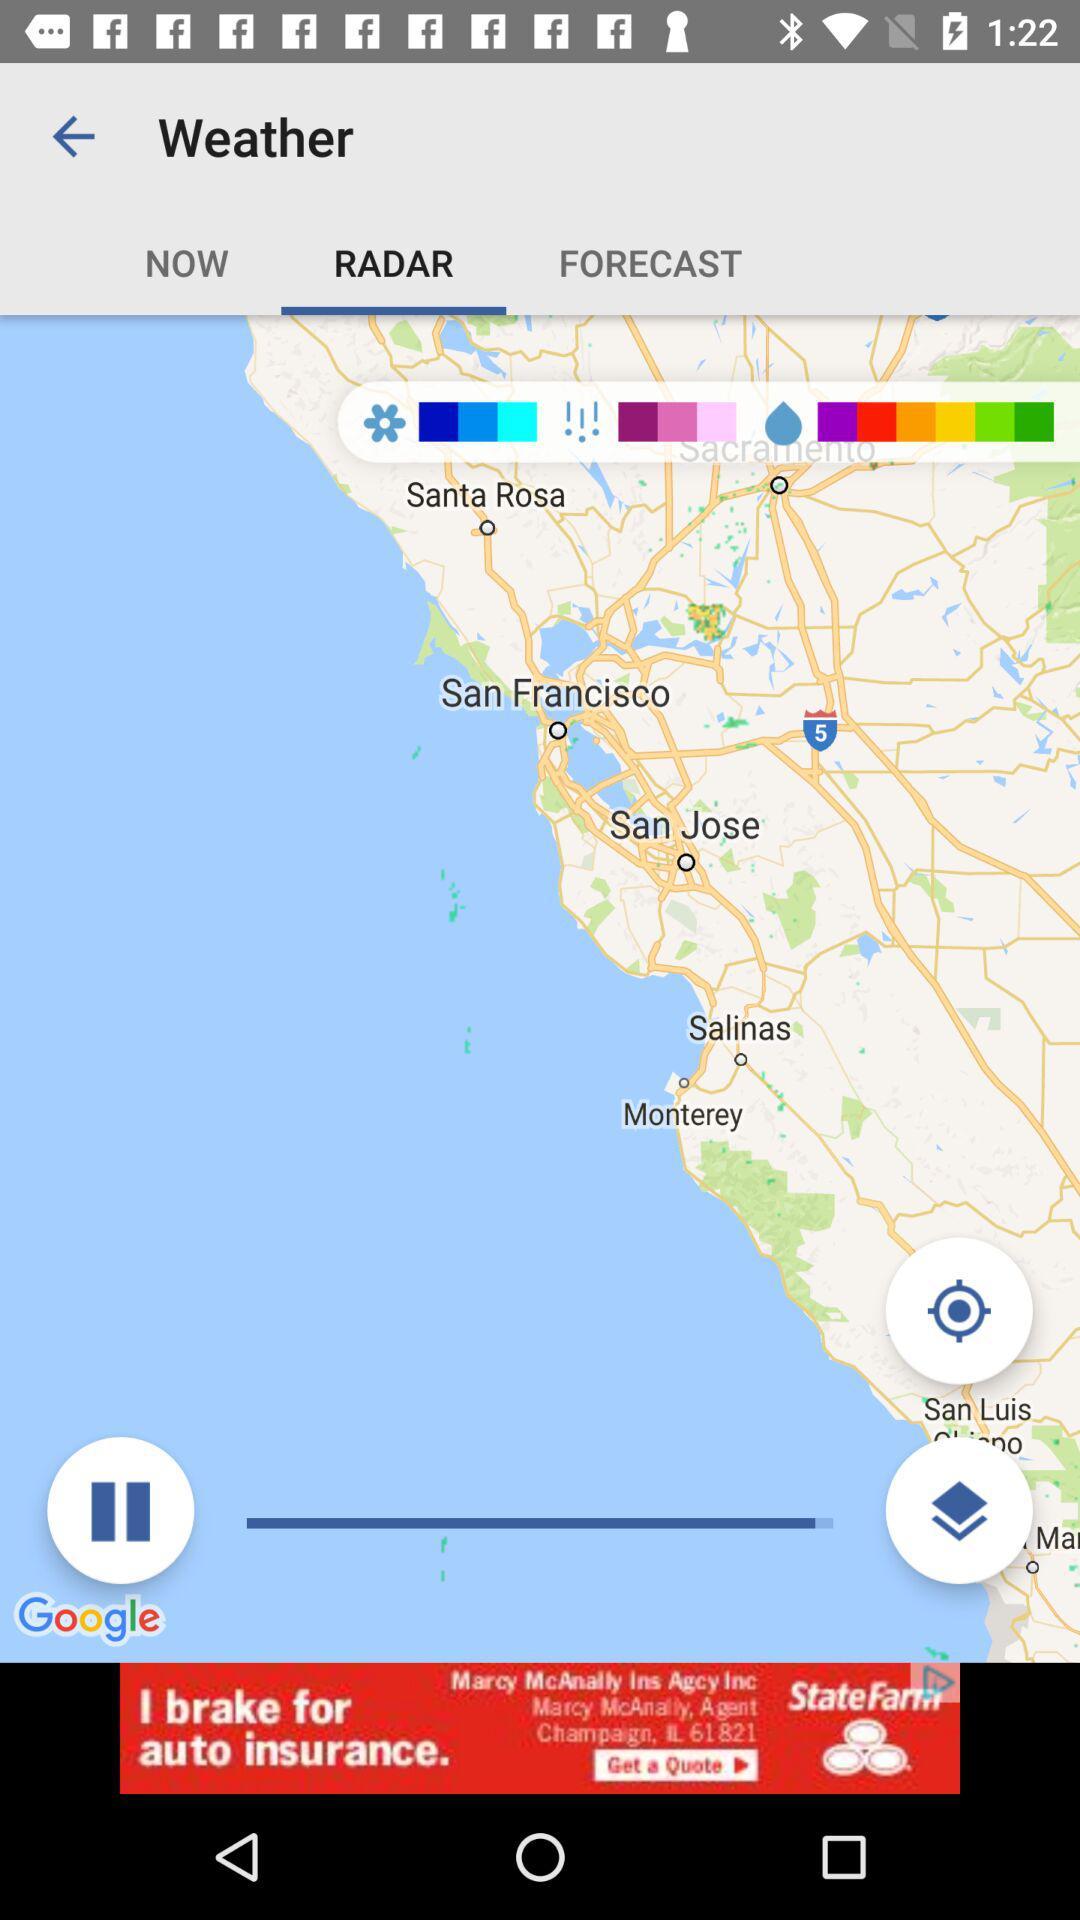 This screenshot has width=1080, height=1920. I want to click on the layers icon, so click(958, 1510).